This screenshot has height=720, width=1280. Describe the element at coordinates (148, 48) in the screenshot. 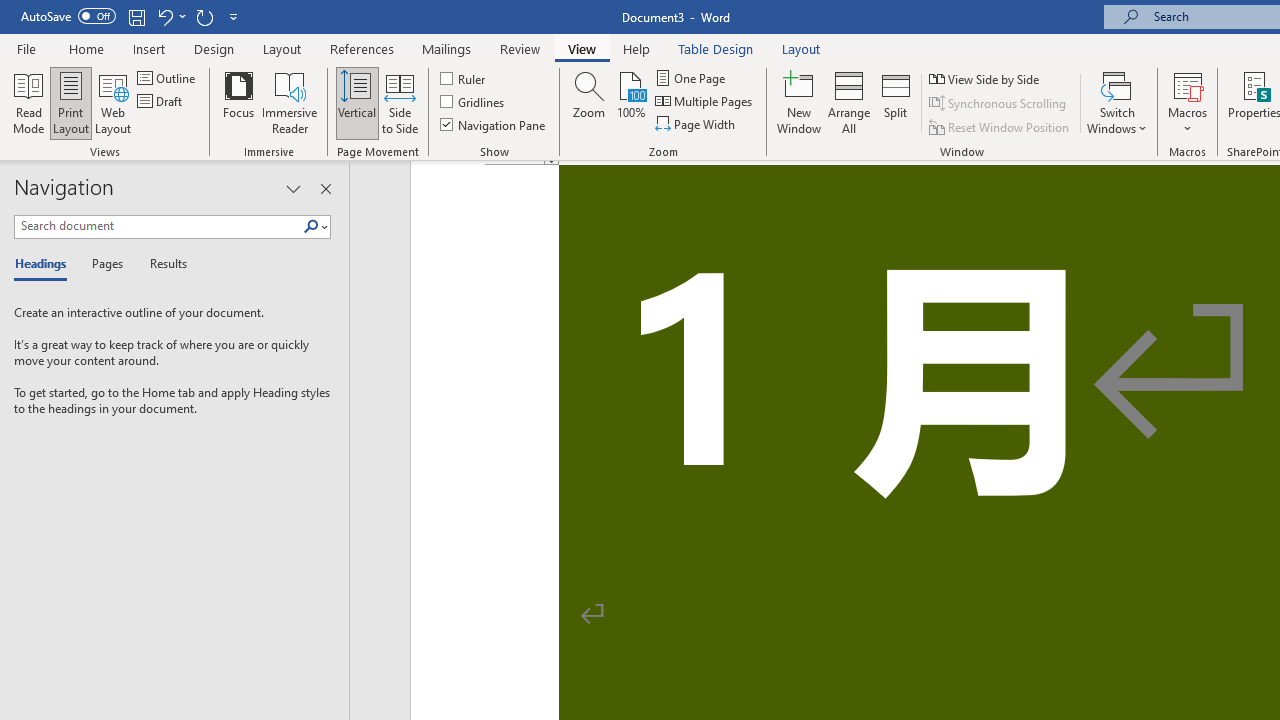

I see `'Insert'` at that location.